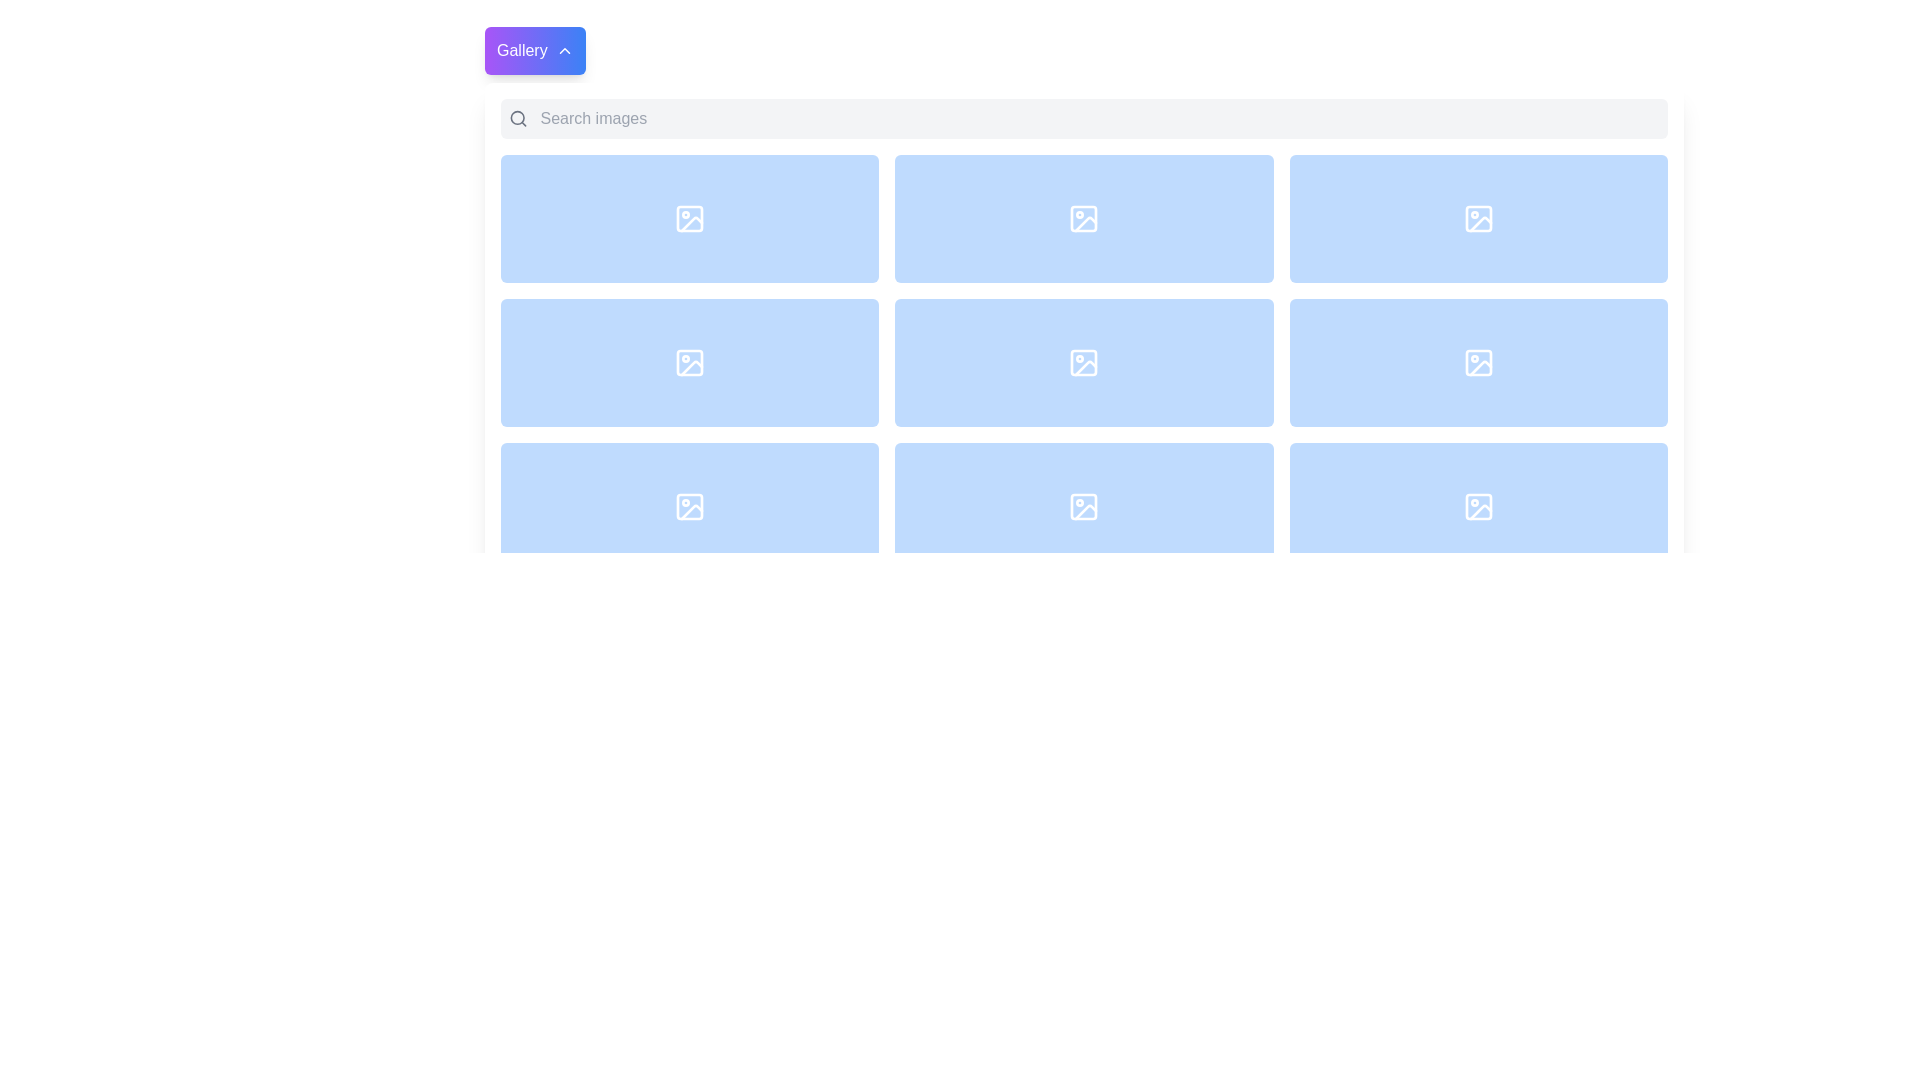 The width and height of the screenshot is (1920, 1080). What do you see at coordinates (1083, 362) in the screenshot?
I see `the fourth button in the grid layout, which is located in the middle row and second column, designed for actions related to images` at bounding box center [1083, 362].